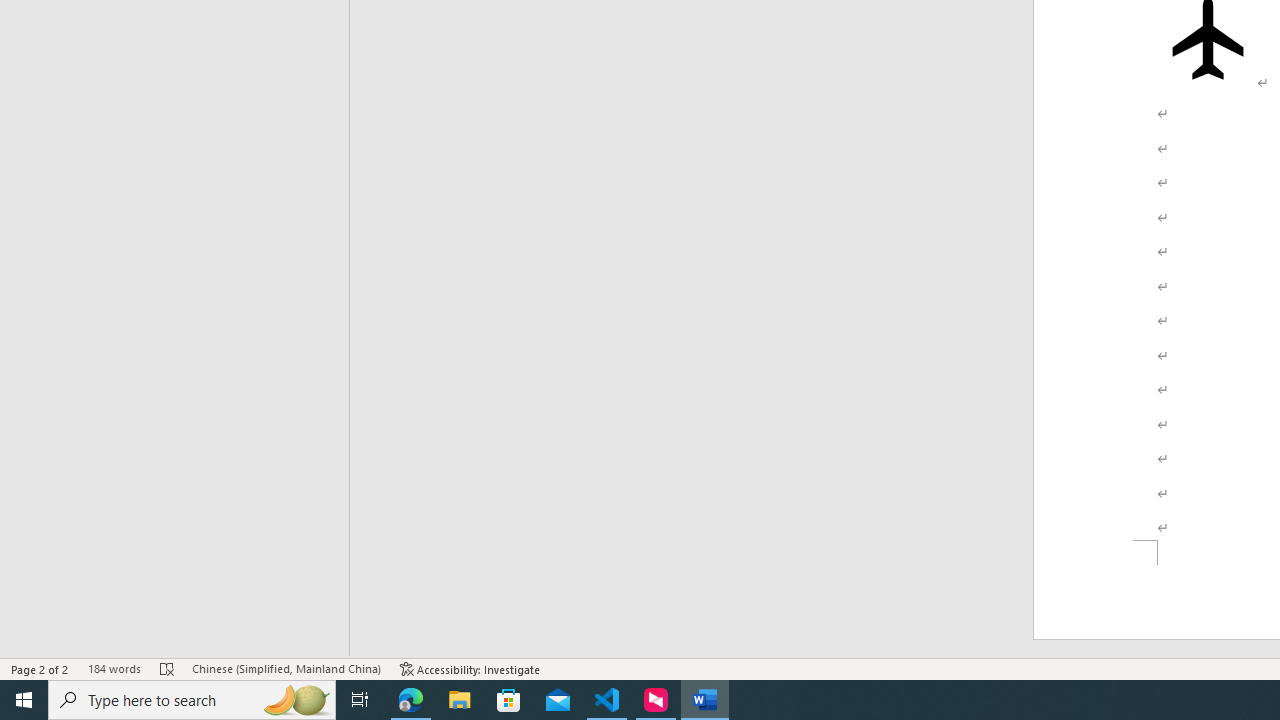 This screenshot has width=1280, height=720. What do you see at coordinates (168, 669) in the screenshot?
I see `'Spelling and Grammar Check Errors'` at bounding box center [168, 669].